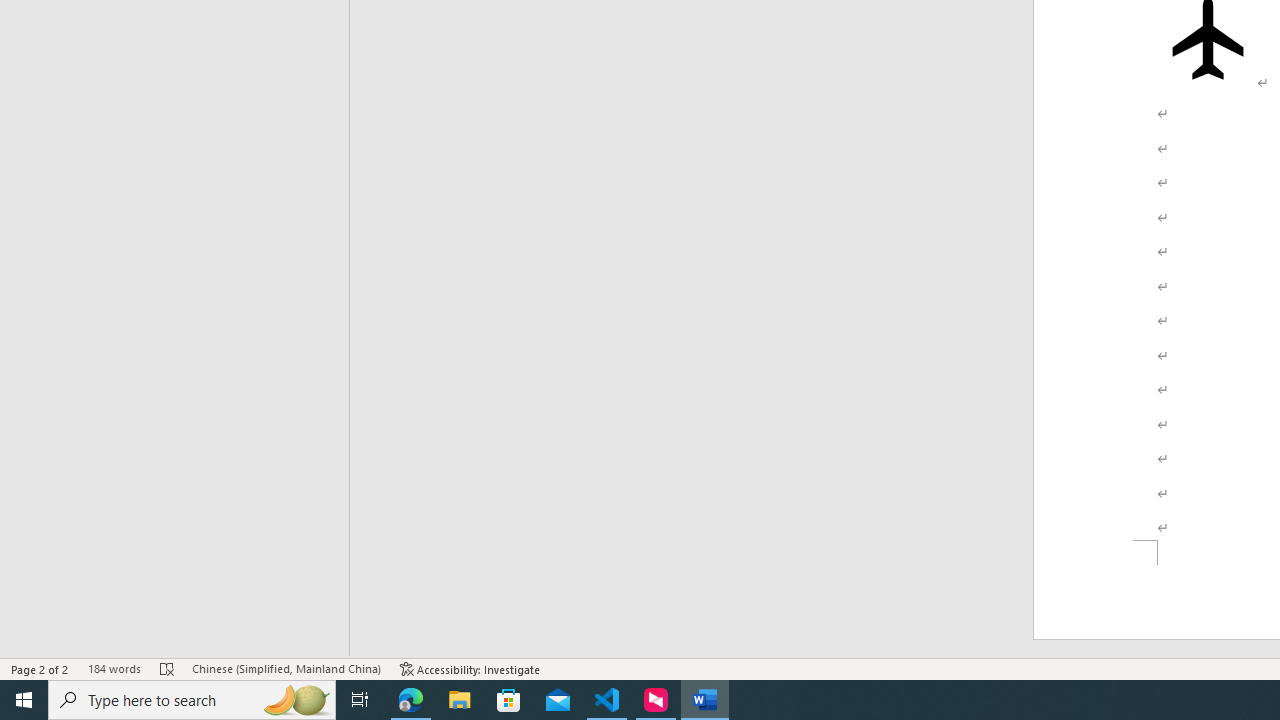 This screenshot has width=1280, height=720. What do you see at coordinates (168, 669) in the screenshot?
I see `'Spelling and Grammar Check Errors'` at bounding box center [168, 669].